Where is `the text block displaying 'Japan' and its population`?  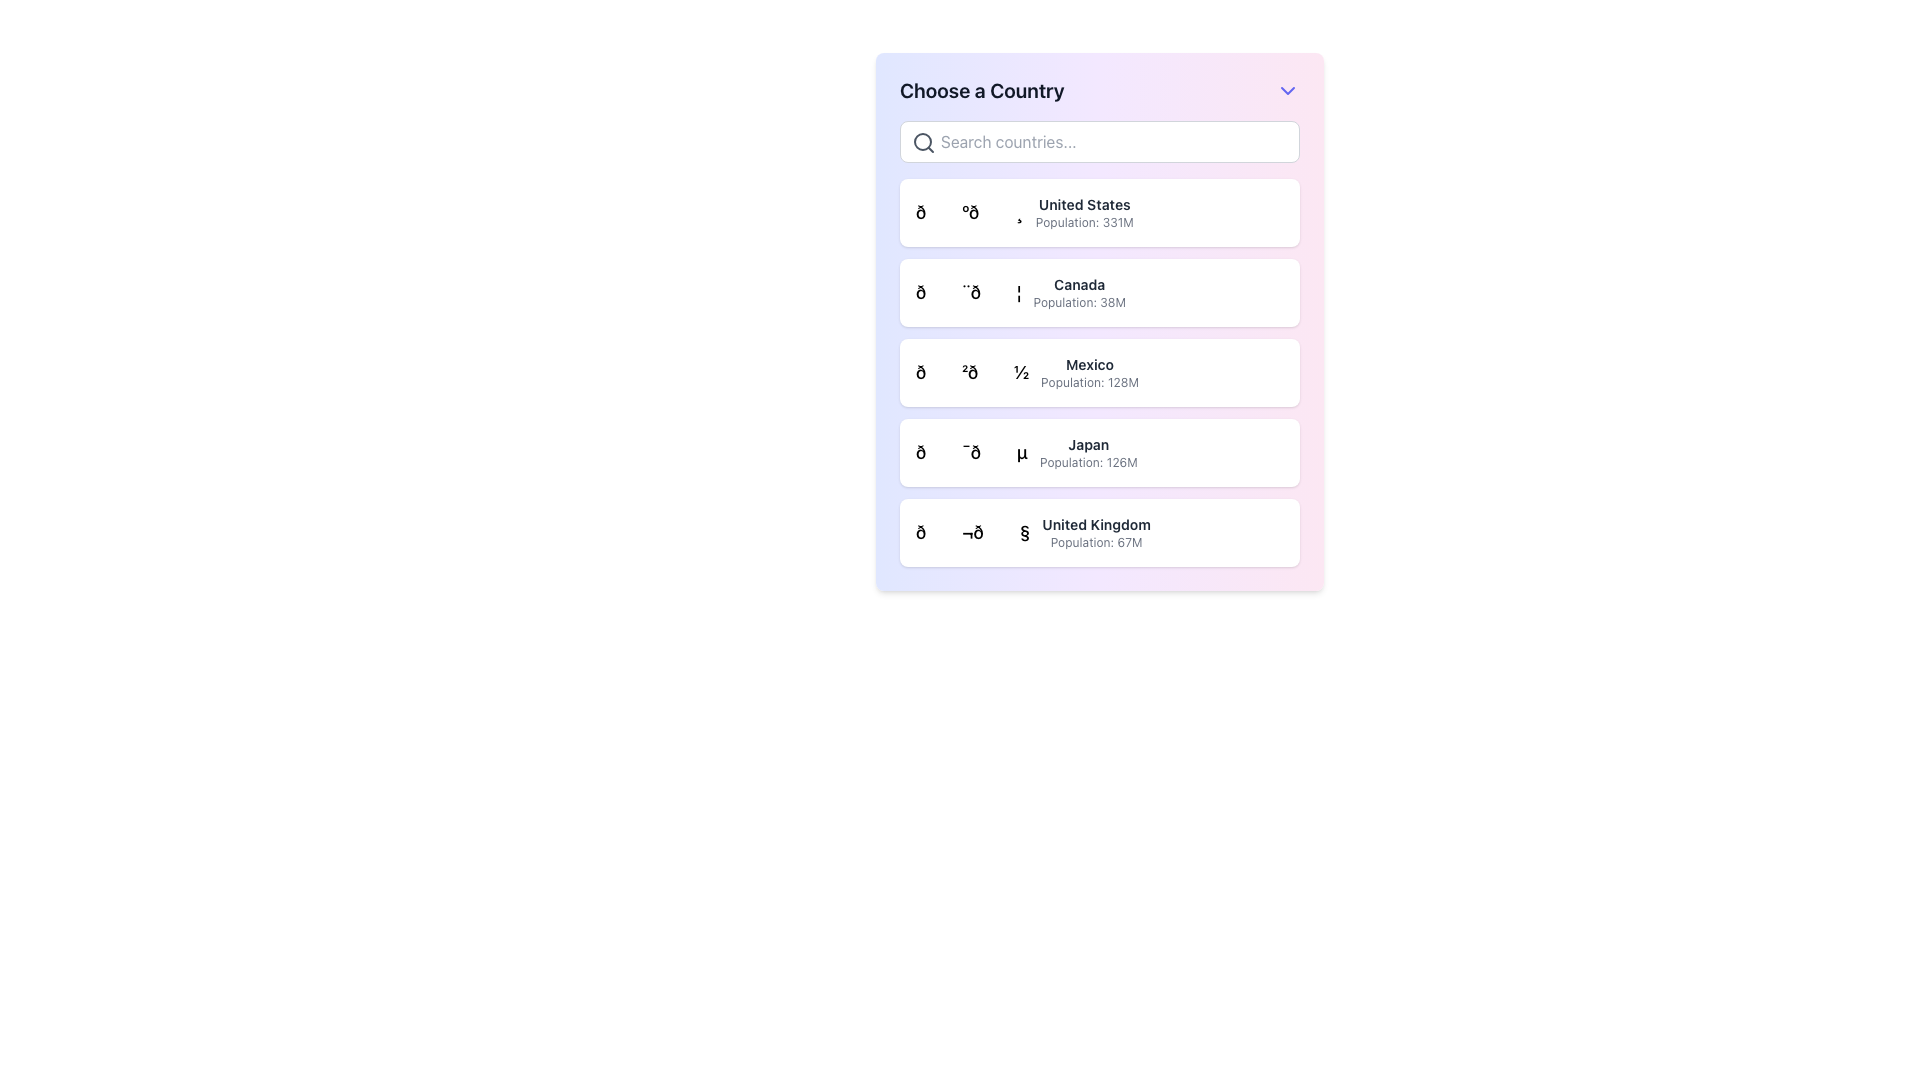 the text block displaying 'Japan' and its population is located at coordinates (1087, 452).